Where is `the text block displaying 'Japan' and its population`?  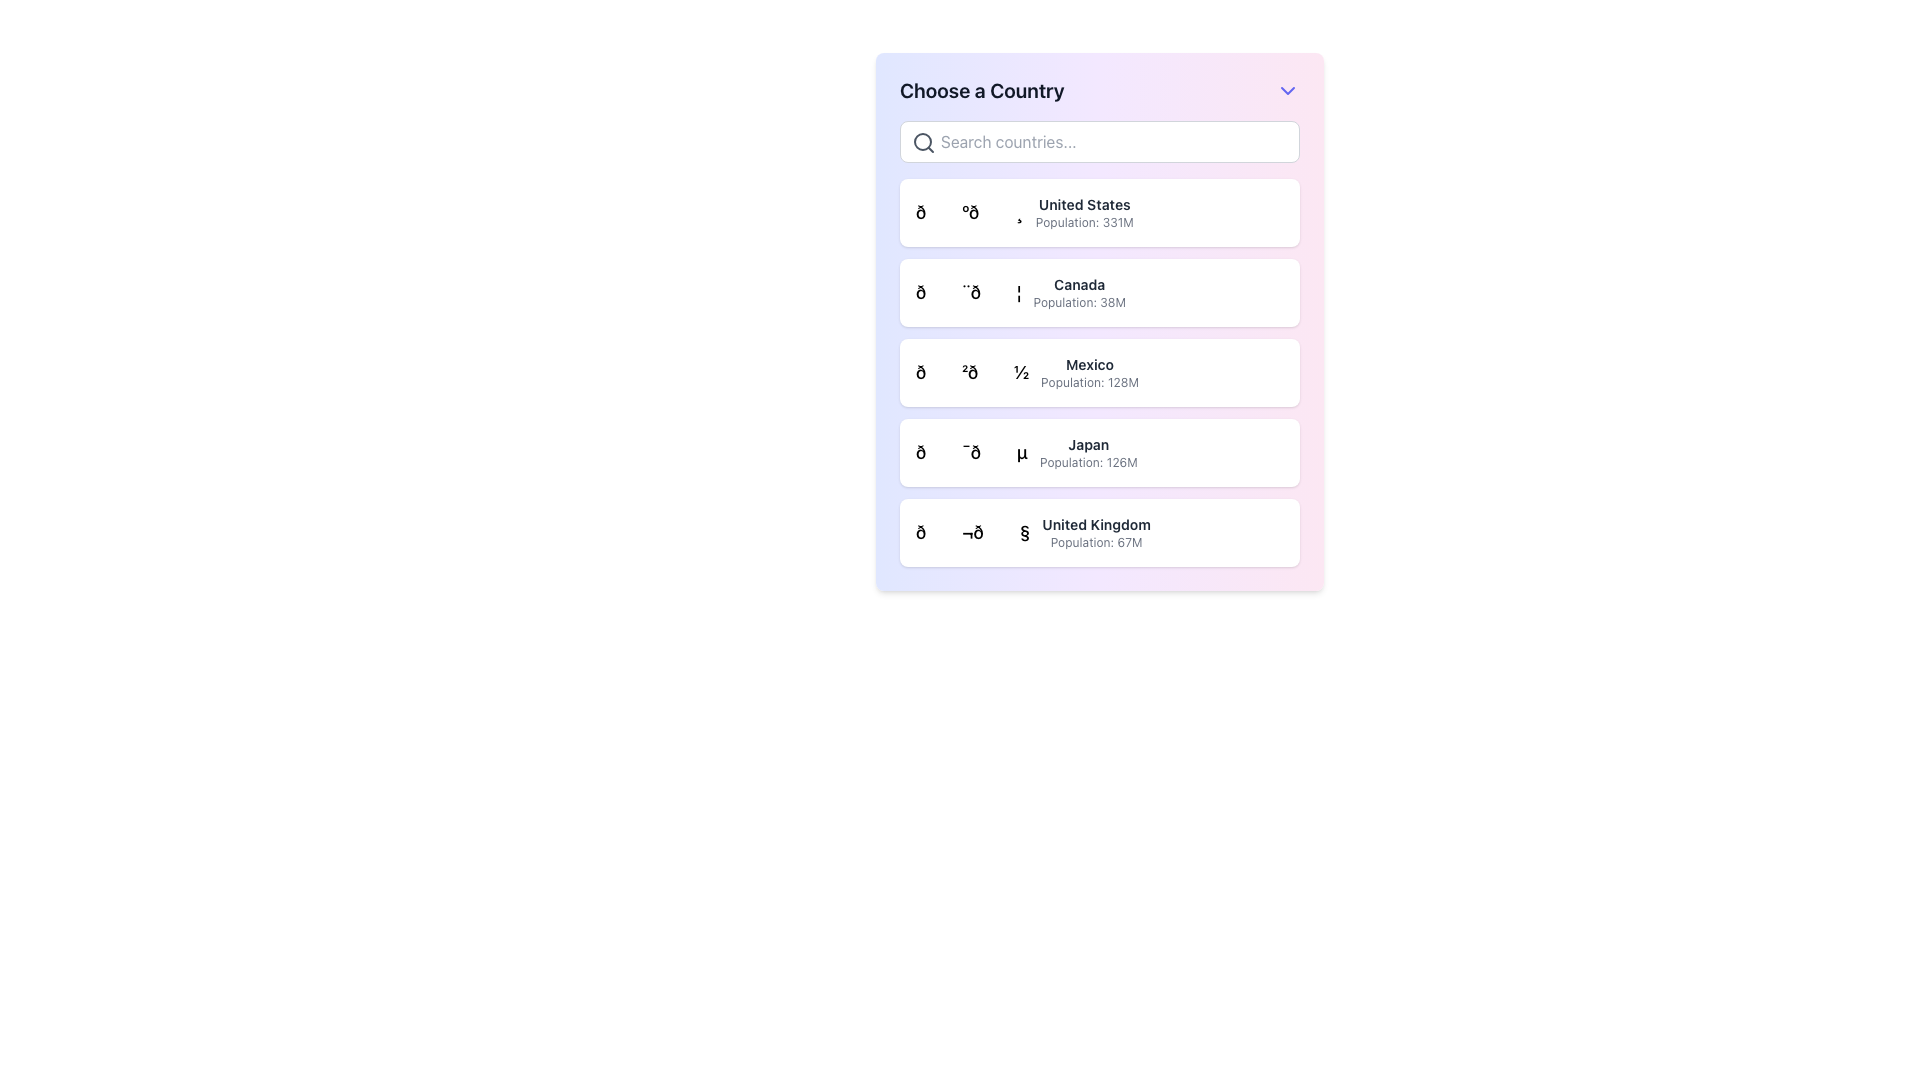 the text block displaying 'Japan' and its population is located at coordinates (1087, 452).